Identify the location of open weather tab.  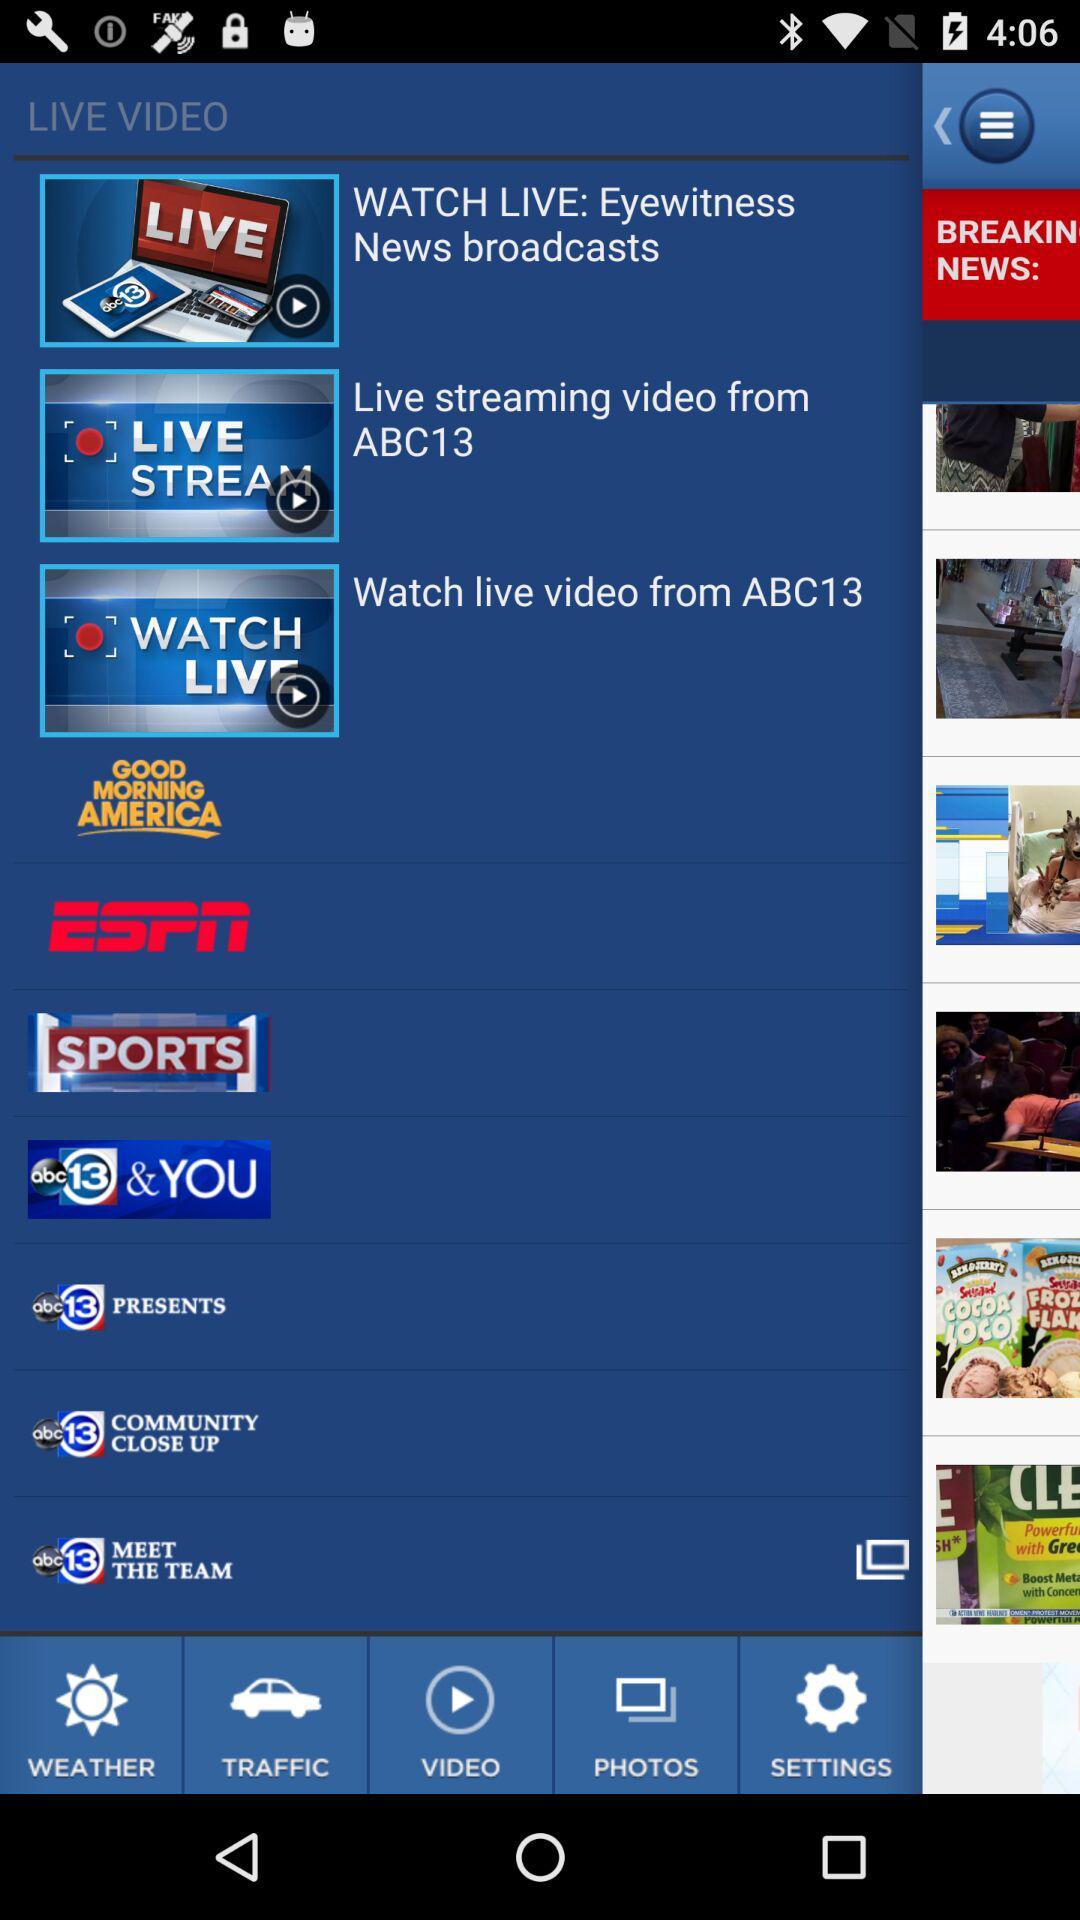
(90, 1714).